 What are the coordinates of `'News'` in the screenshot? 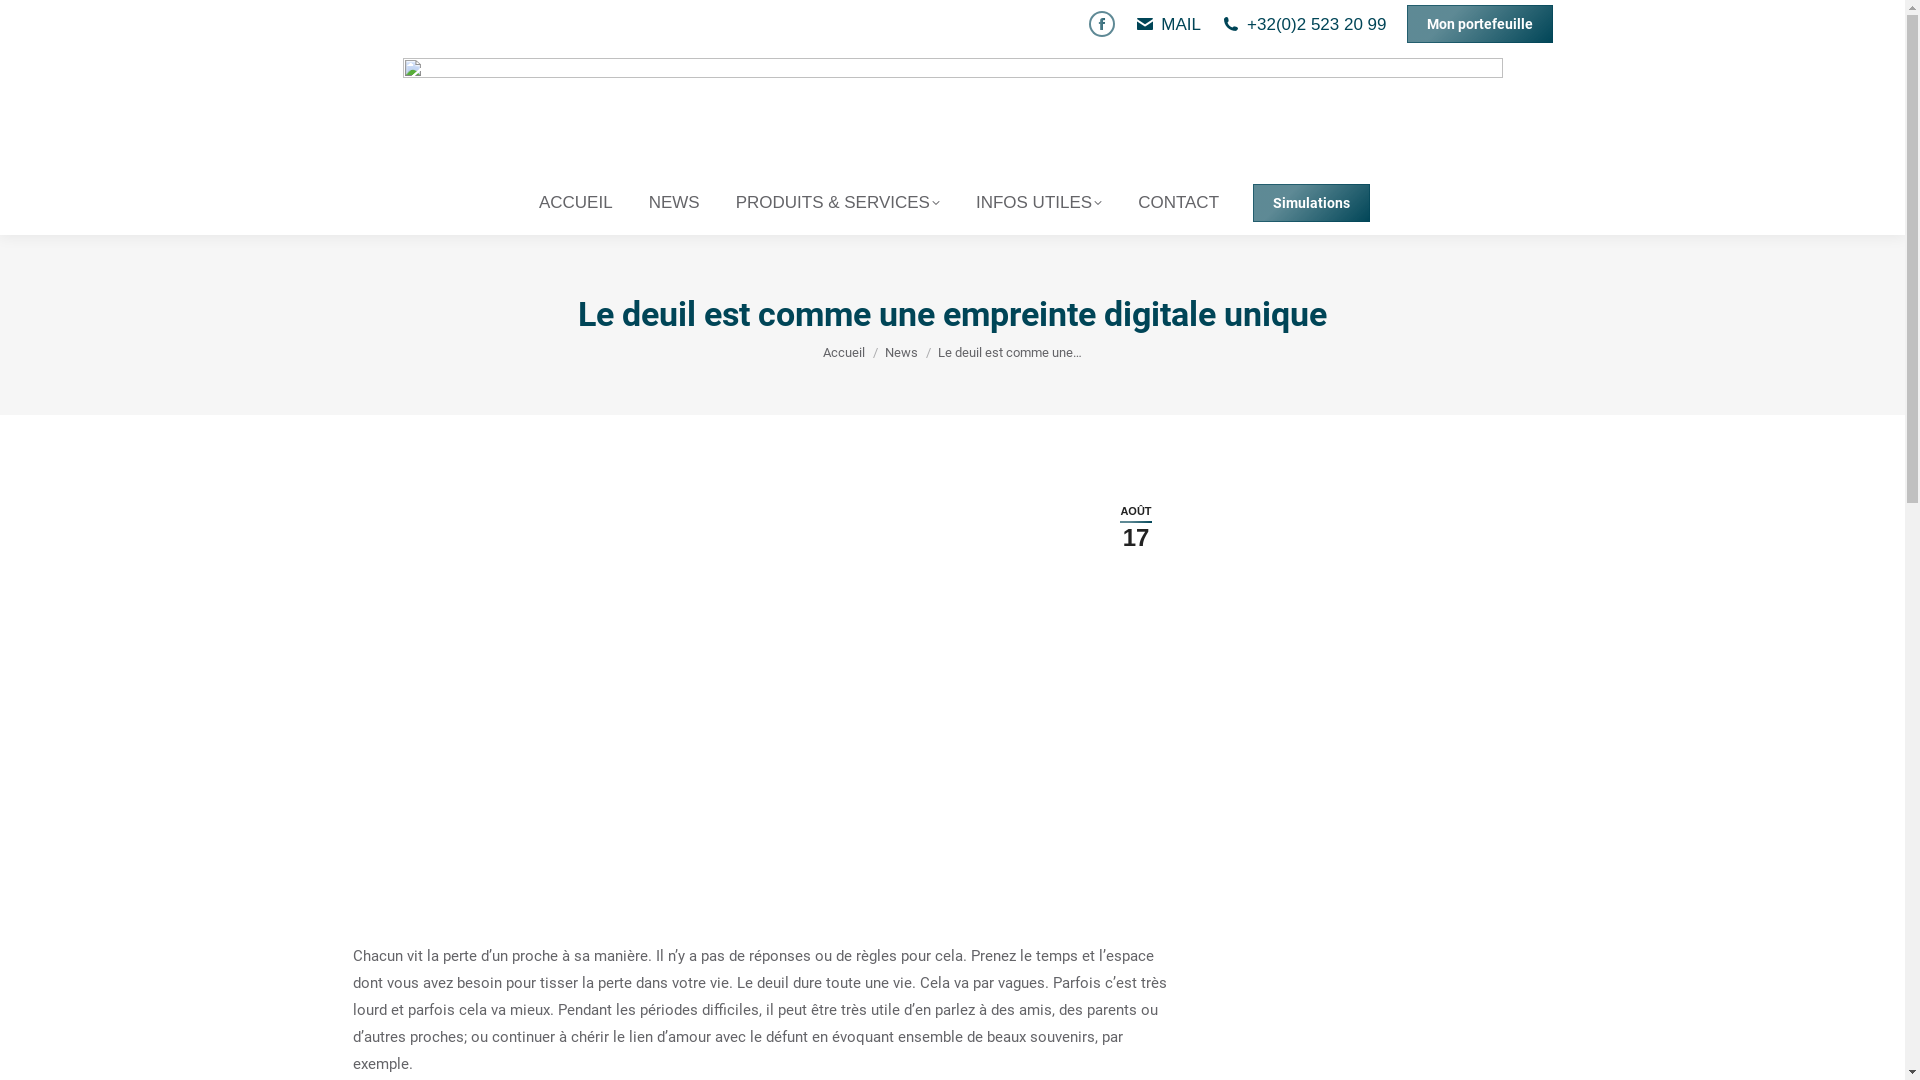 It's located at (900, 350).